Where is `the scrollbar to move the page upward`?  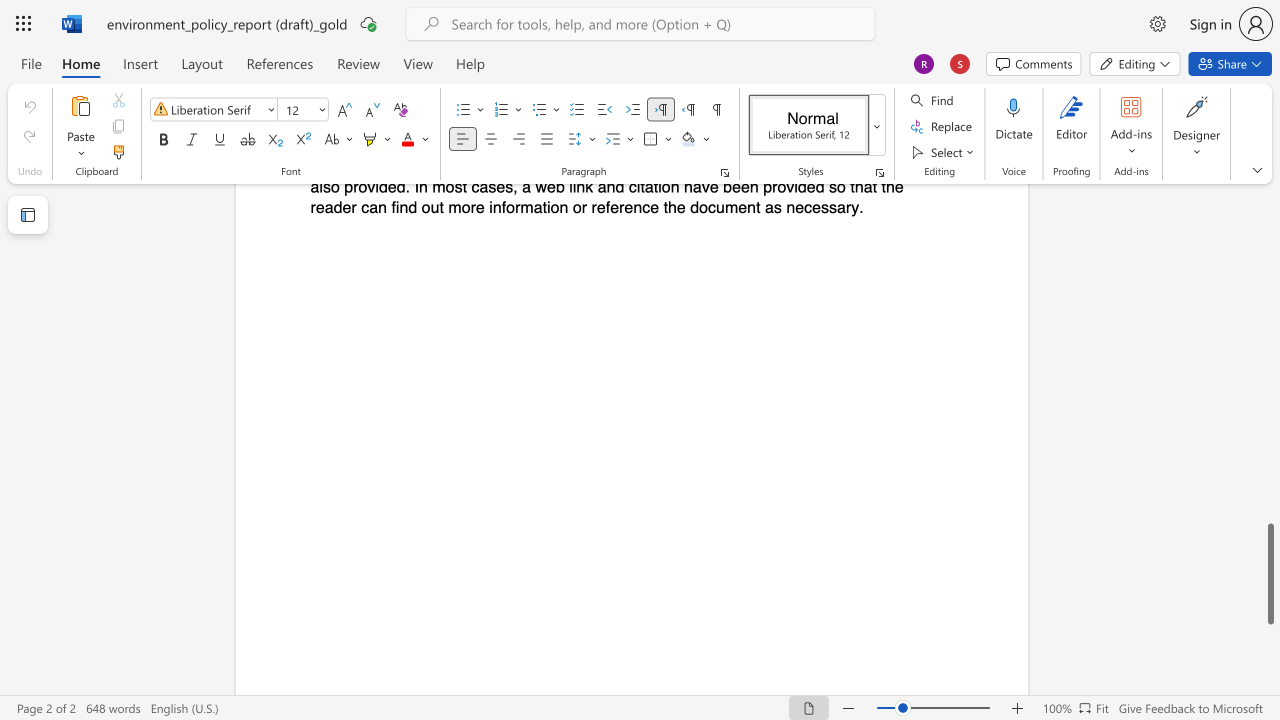
the scrollbar to move the page upward is located at coordinates (1269, 248).